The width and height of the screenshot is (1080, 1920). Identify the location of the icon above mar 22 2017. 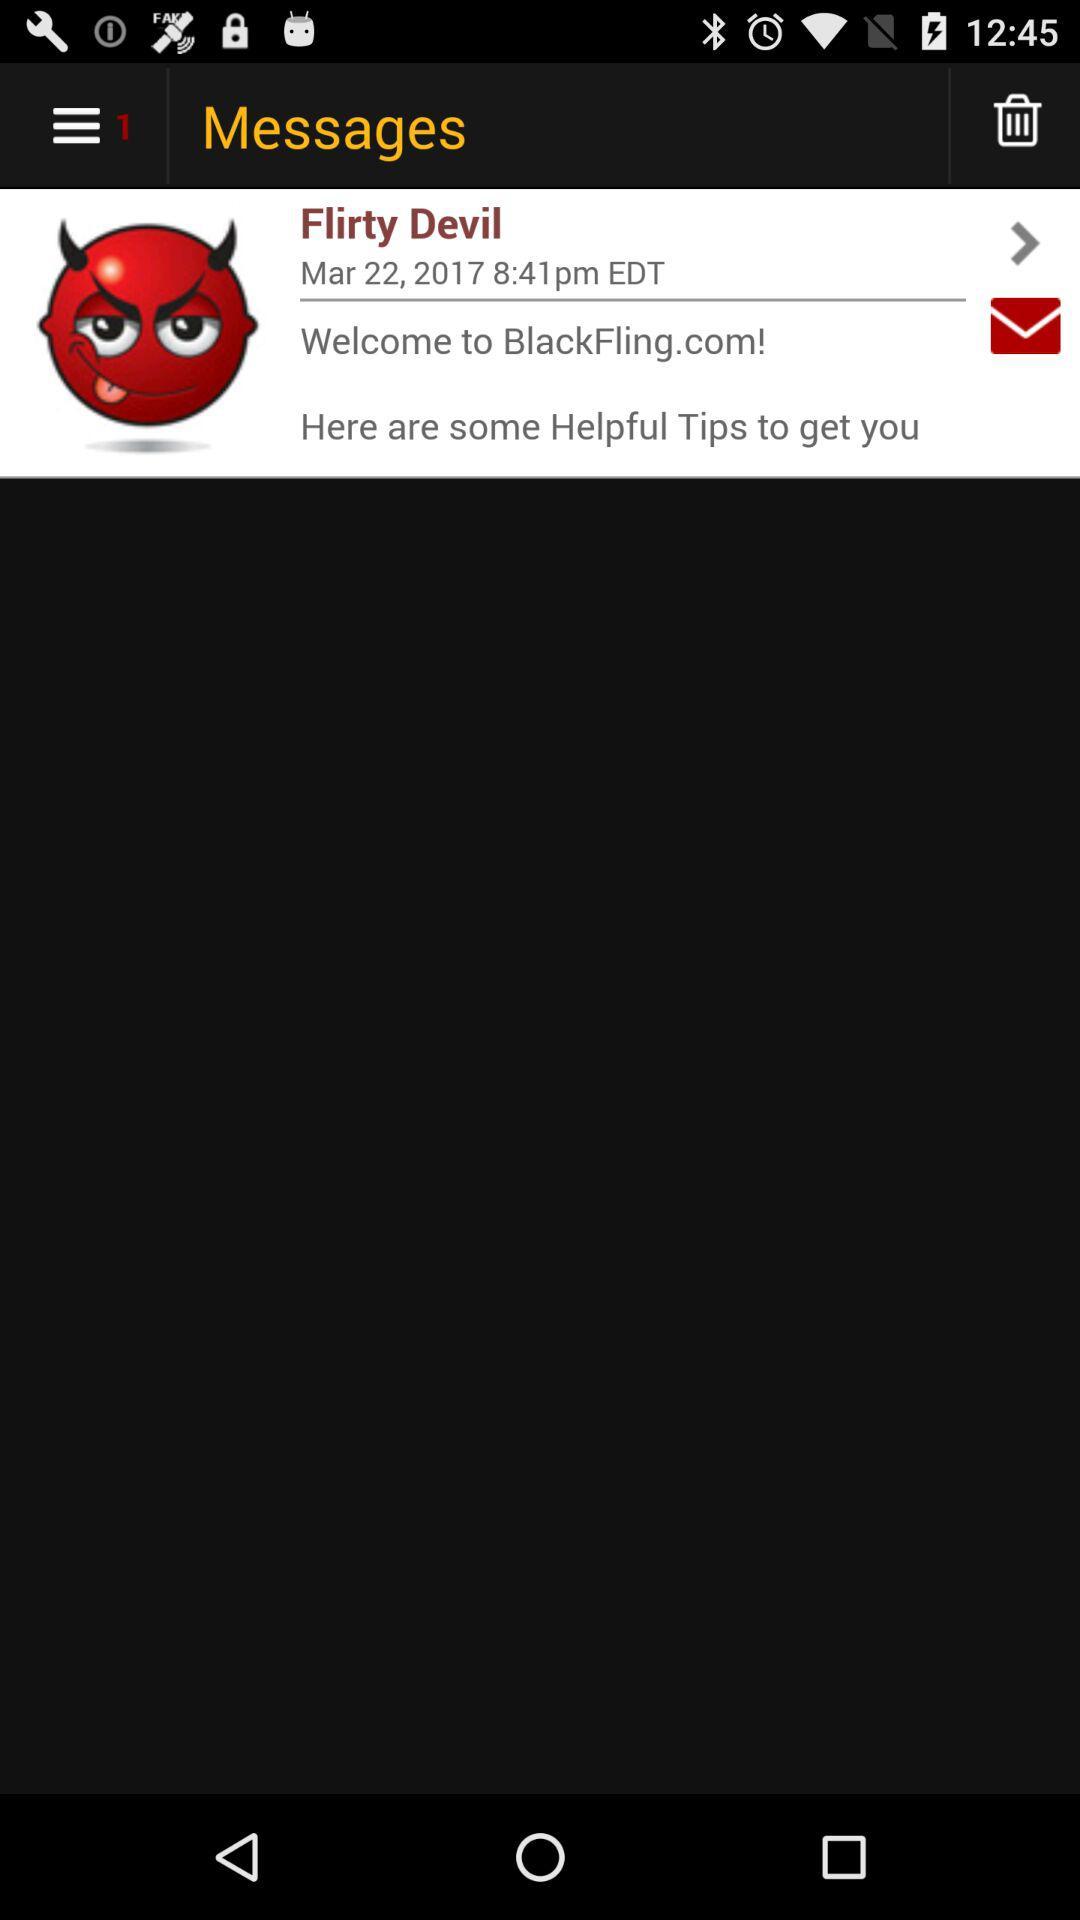
(632, 222).